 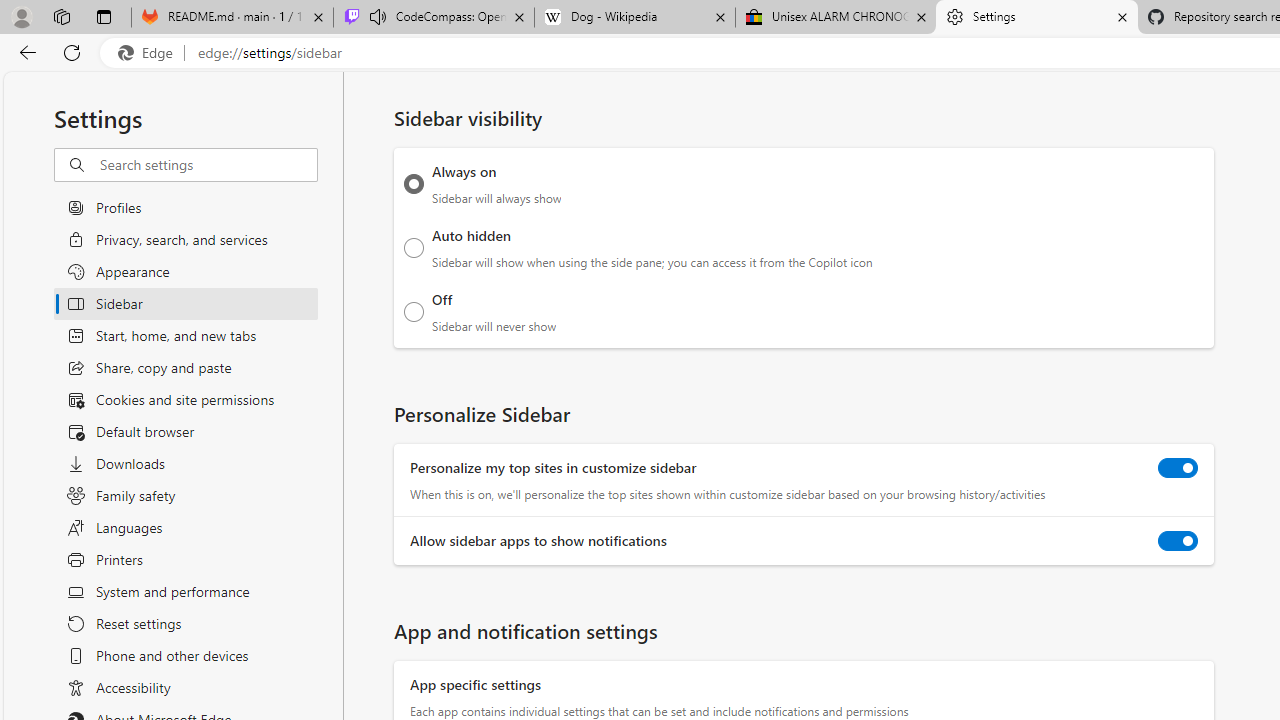 What do you see at coordinates (208, 164) in the screenshot?
I see `'Search settings'` at bounding box center [208, 164].